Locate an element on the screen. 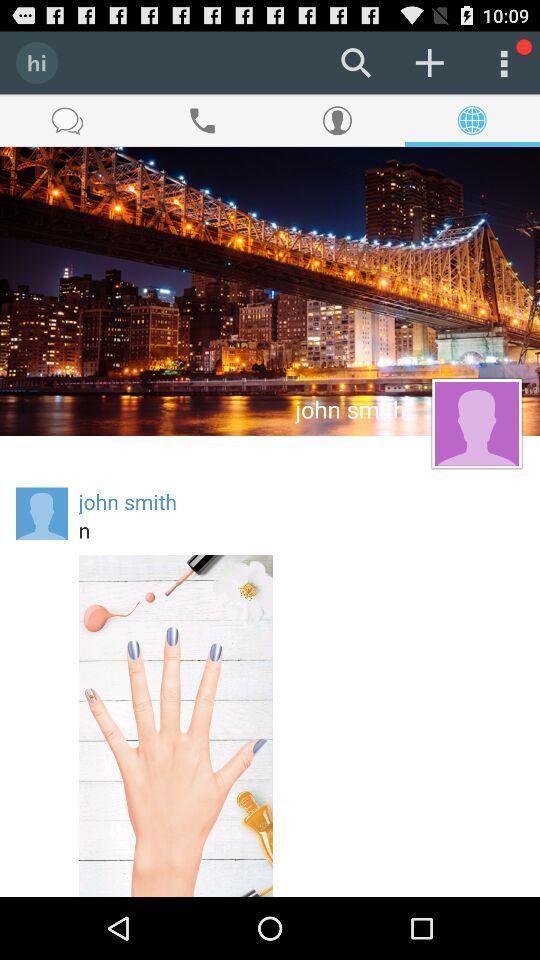 Image resolution: width=540 pixels, height=960 pixels. the icon below the john smith item is located at coordinates (300, 529).